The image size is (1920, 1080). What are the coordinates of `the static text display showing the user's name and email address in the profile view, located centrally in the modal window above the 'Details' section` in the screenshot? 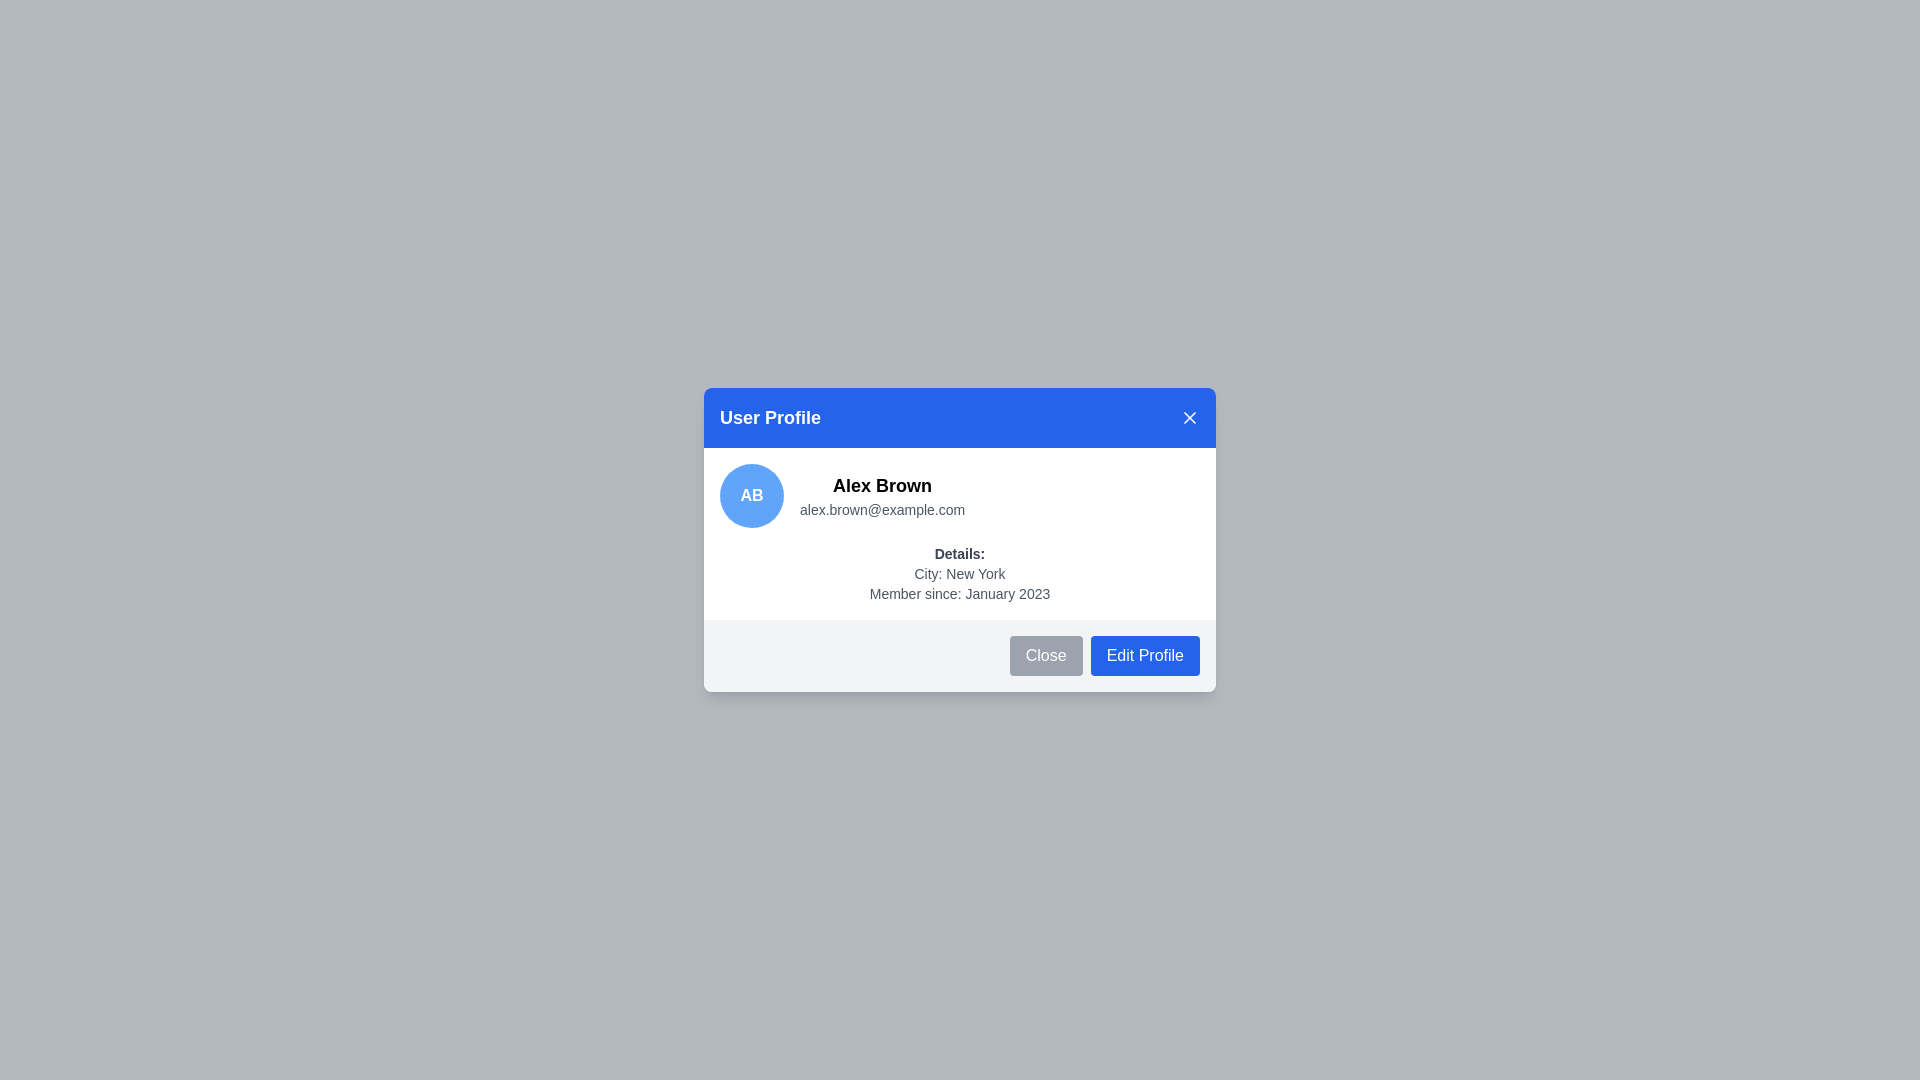 It's located at (881, 495).